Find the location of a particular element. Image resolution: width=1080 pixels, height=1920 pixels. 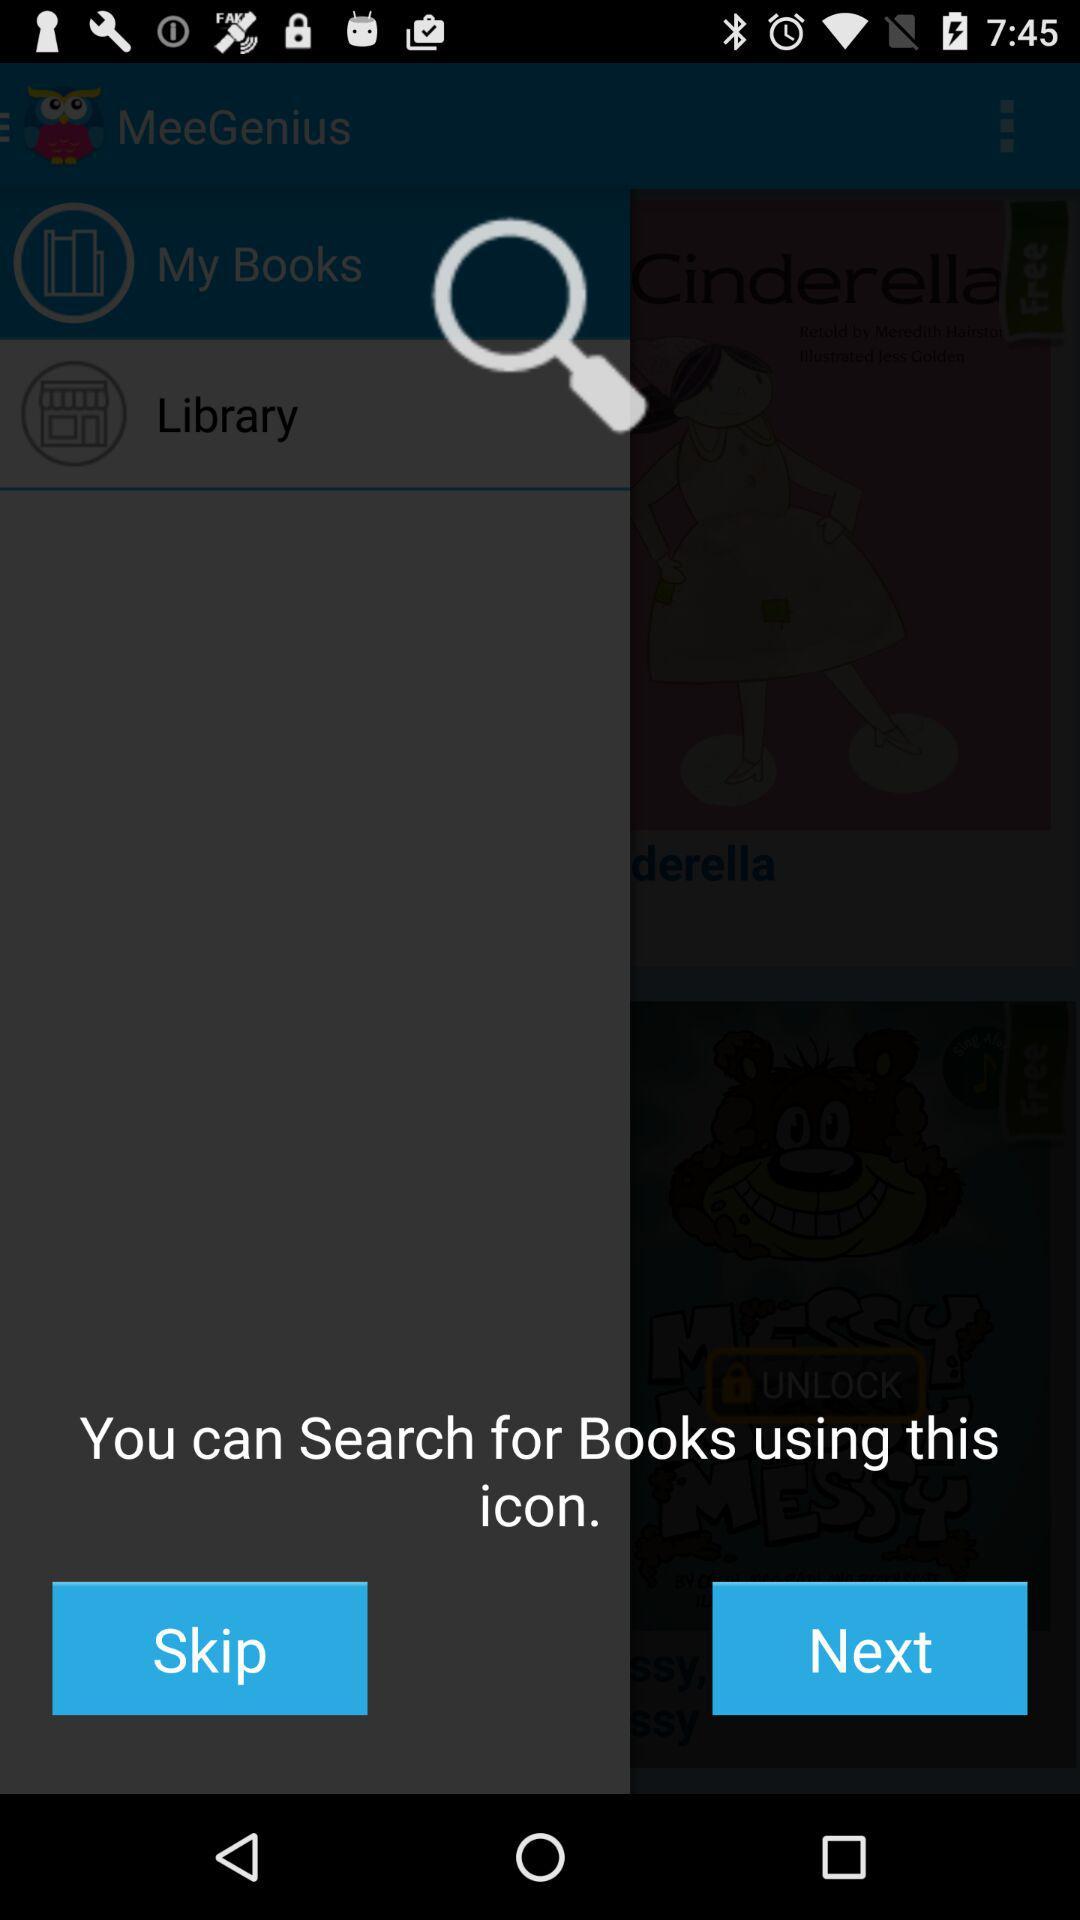

the app below the you can search app is located at coordinates (209, 1648).